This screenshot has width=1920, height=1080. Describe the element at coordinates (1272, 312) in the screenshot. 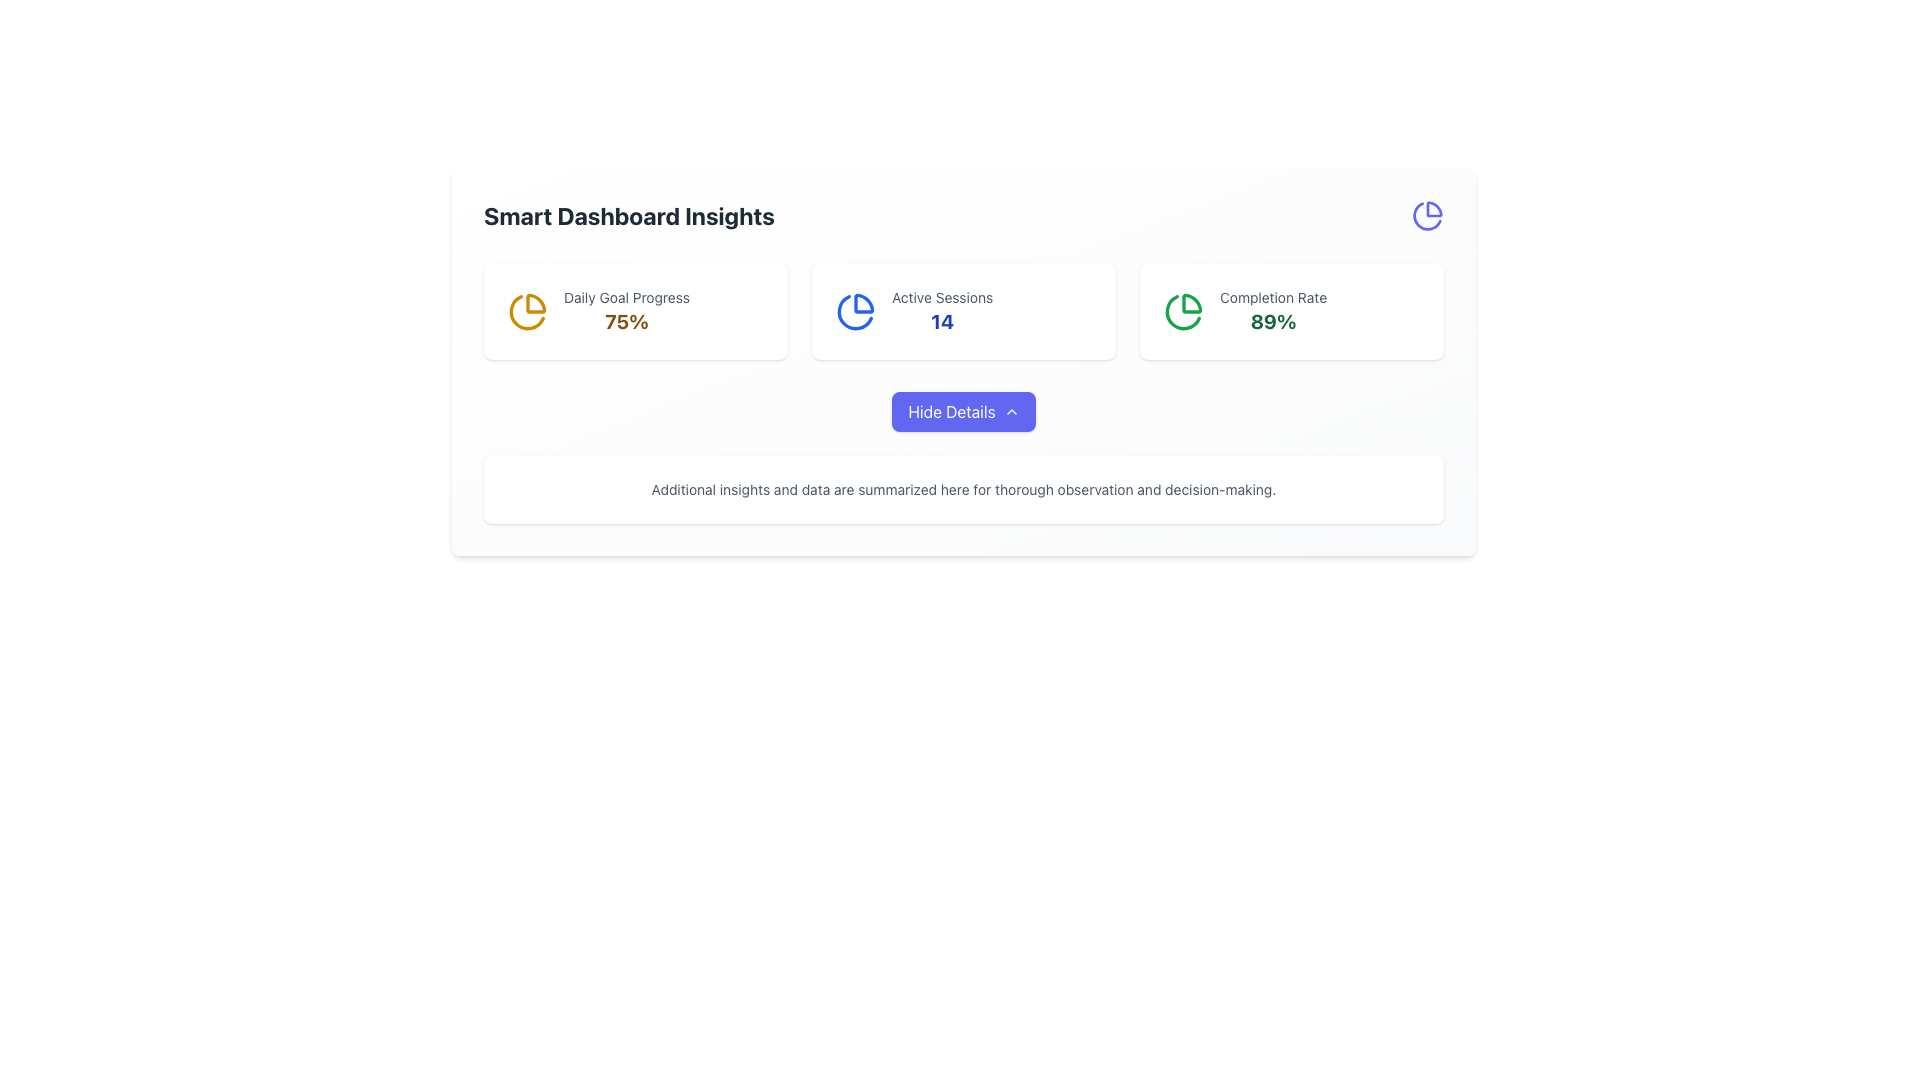

I see `the 'Completion Rate' text display in the third information card on the dashboard, which includes a pie chart icon to its left` at that location.